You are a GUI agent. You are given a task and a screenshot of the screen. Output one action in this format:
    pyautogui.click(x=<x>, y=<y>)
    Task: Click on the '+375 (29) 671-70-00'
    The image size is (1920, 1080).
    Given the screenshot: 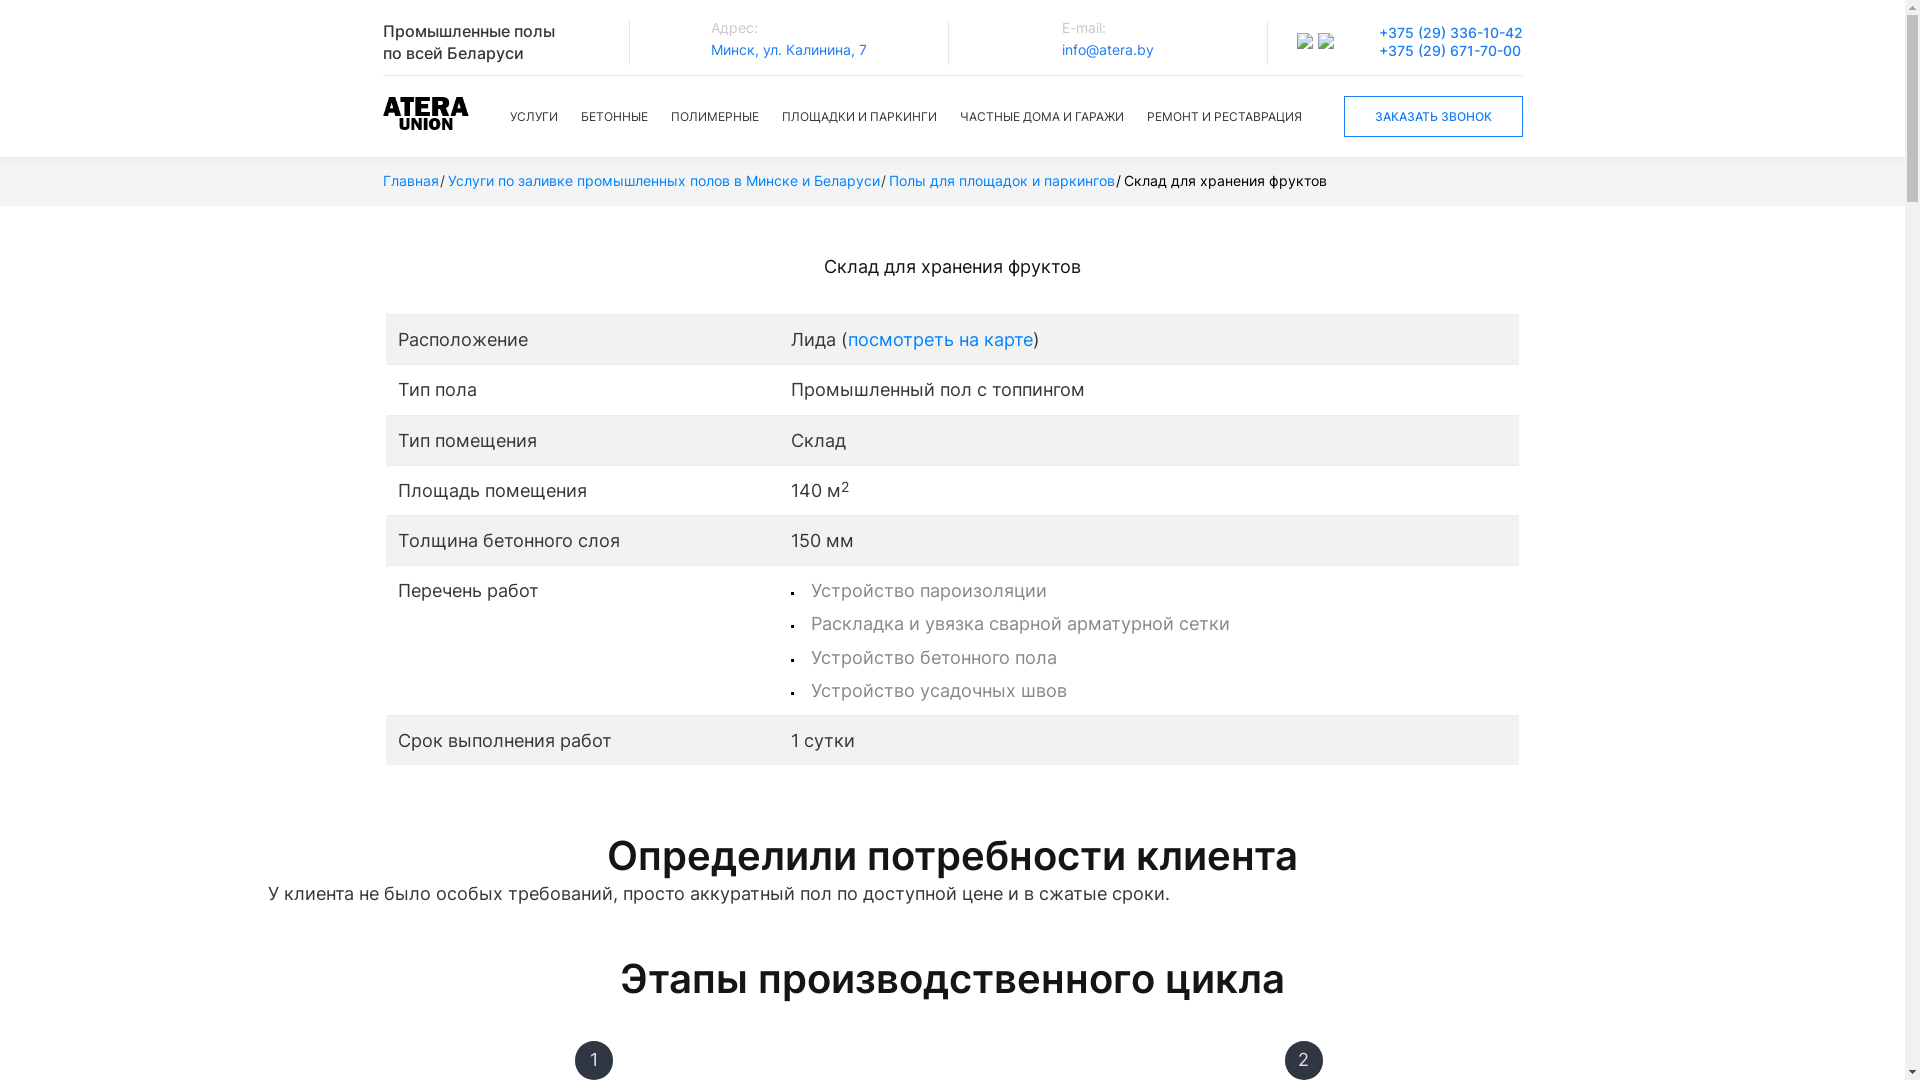 What is the action you would take?
    pyautogui.click(x=1449, y=49)
    